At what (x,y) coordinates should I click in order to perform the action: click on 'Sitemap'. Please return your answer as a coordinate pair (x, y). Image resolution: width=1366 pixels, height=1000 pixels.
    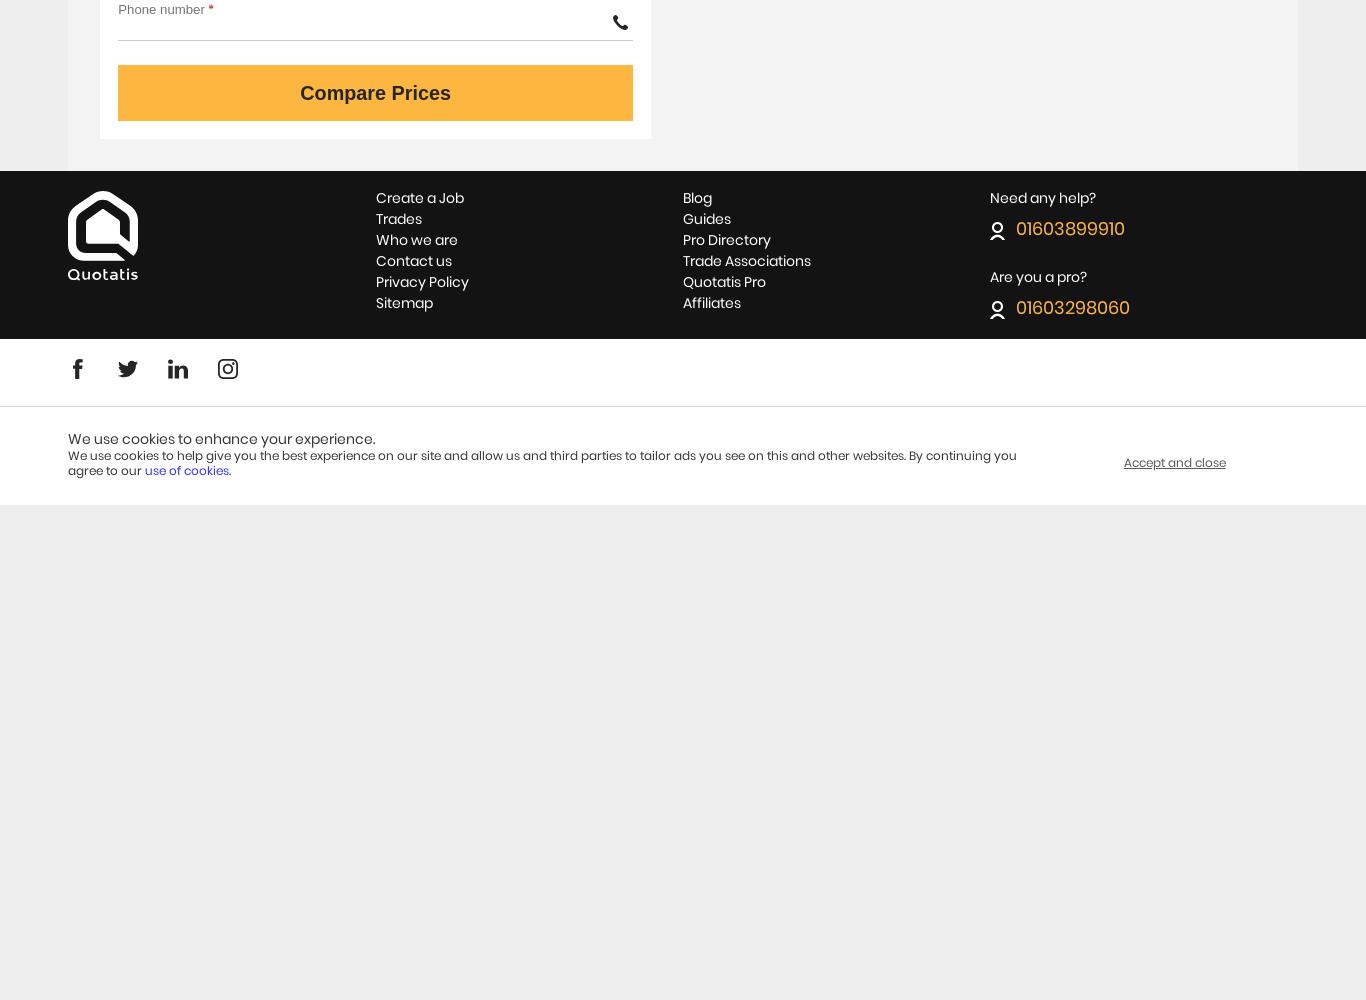
    Looking at the image, I should click on (373, 303).